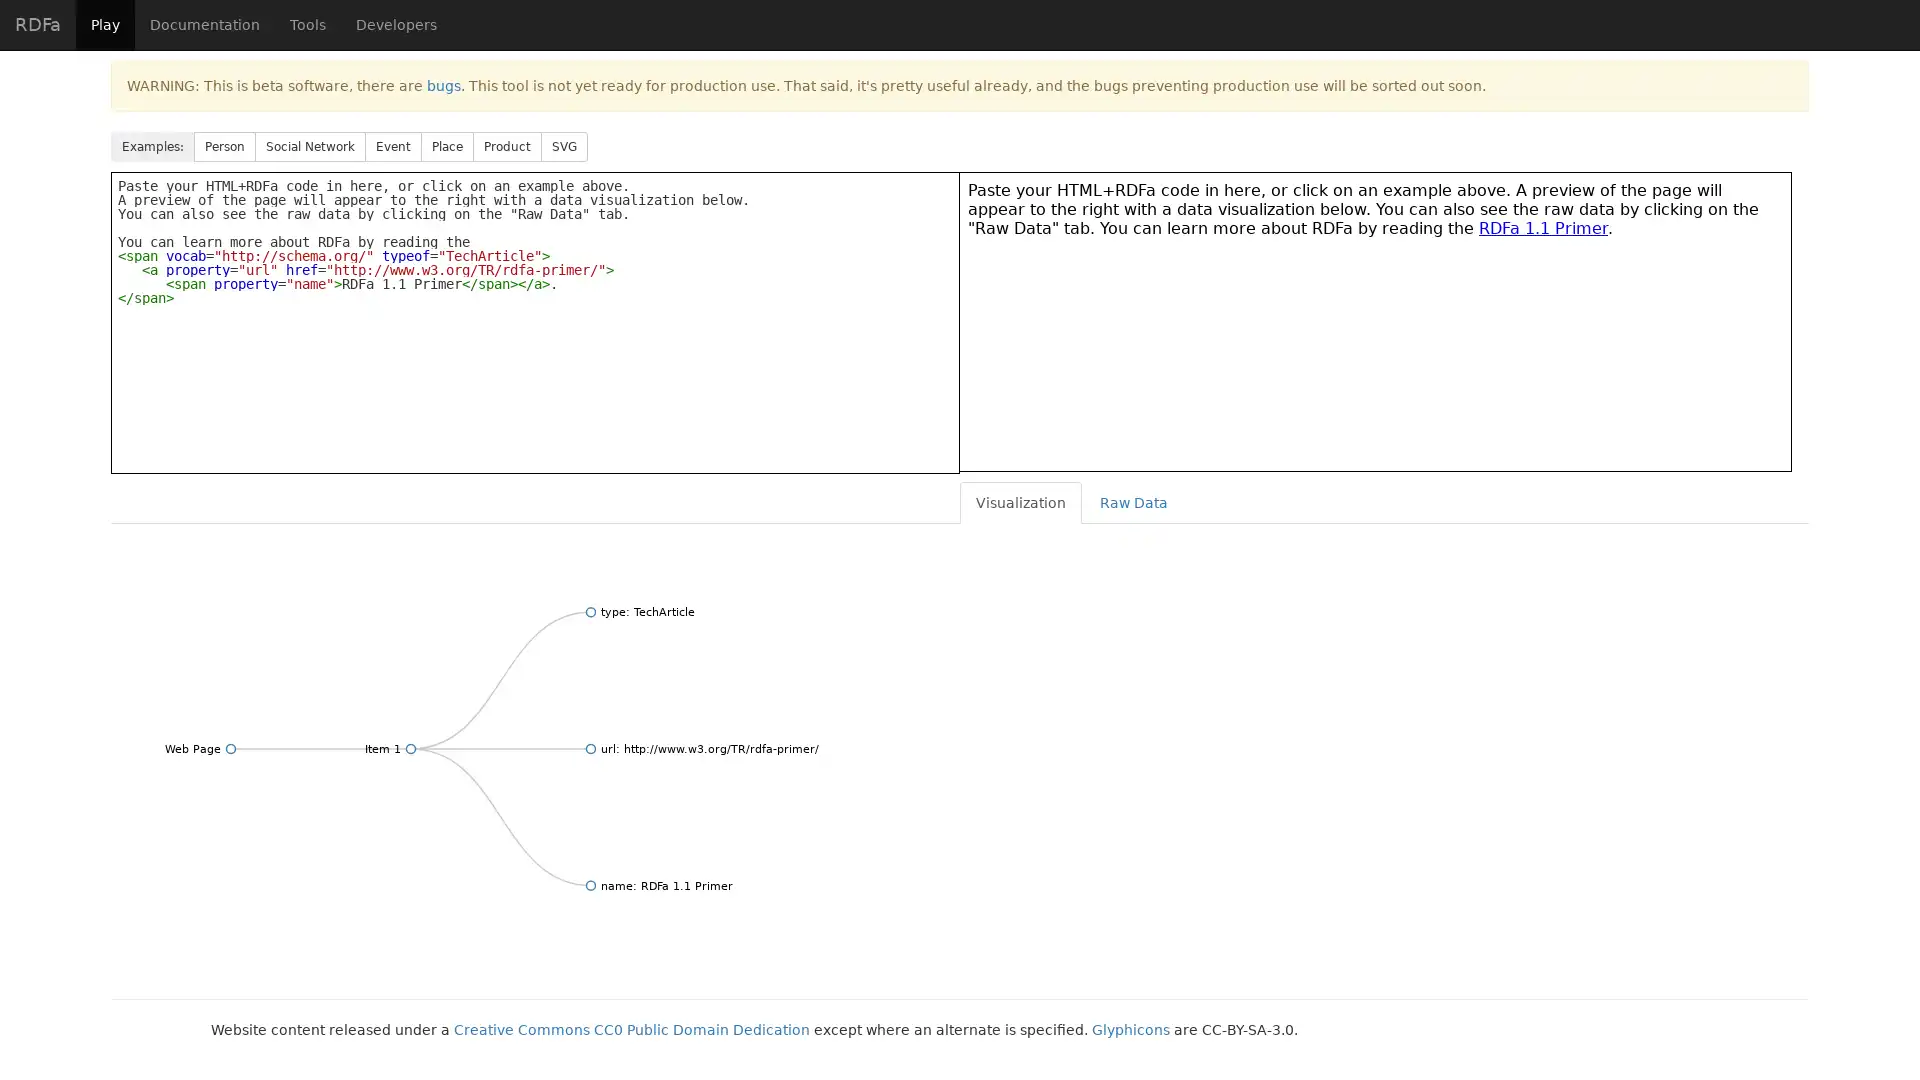 The height and width of the screenshot is (1080, 1920). Describe the element at coordinates (507, 145) in the screenshot. I see `Product` at that location.